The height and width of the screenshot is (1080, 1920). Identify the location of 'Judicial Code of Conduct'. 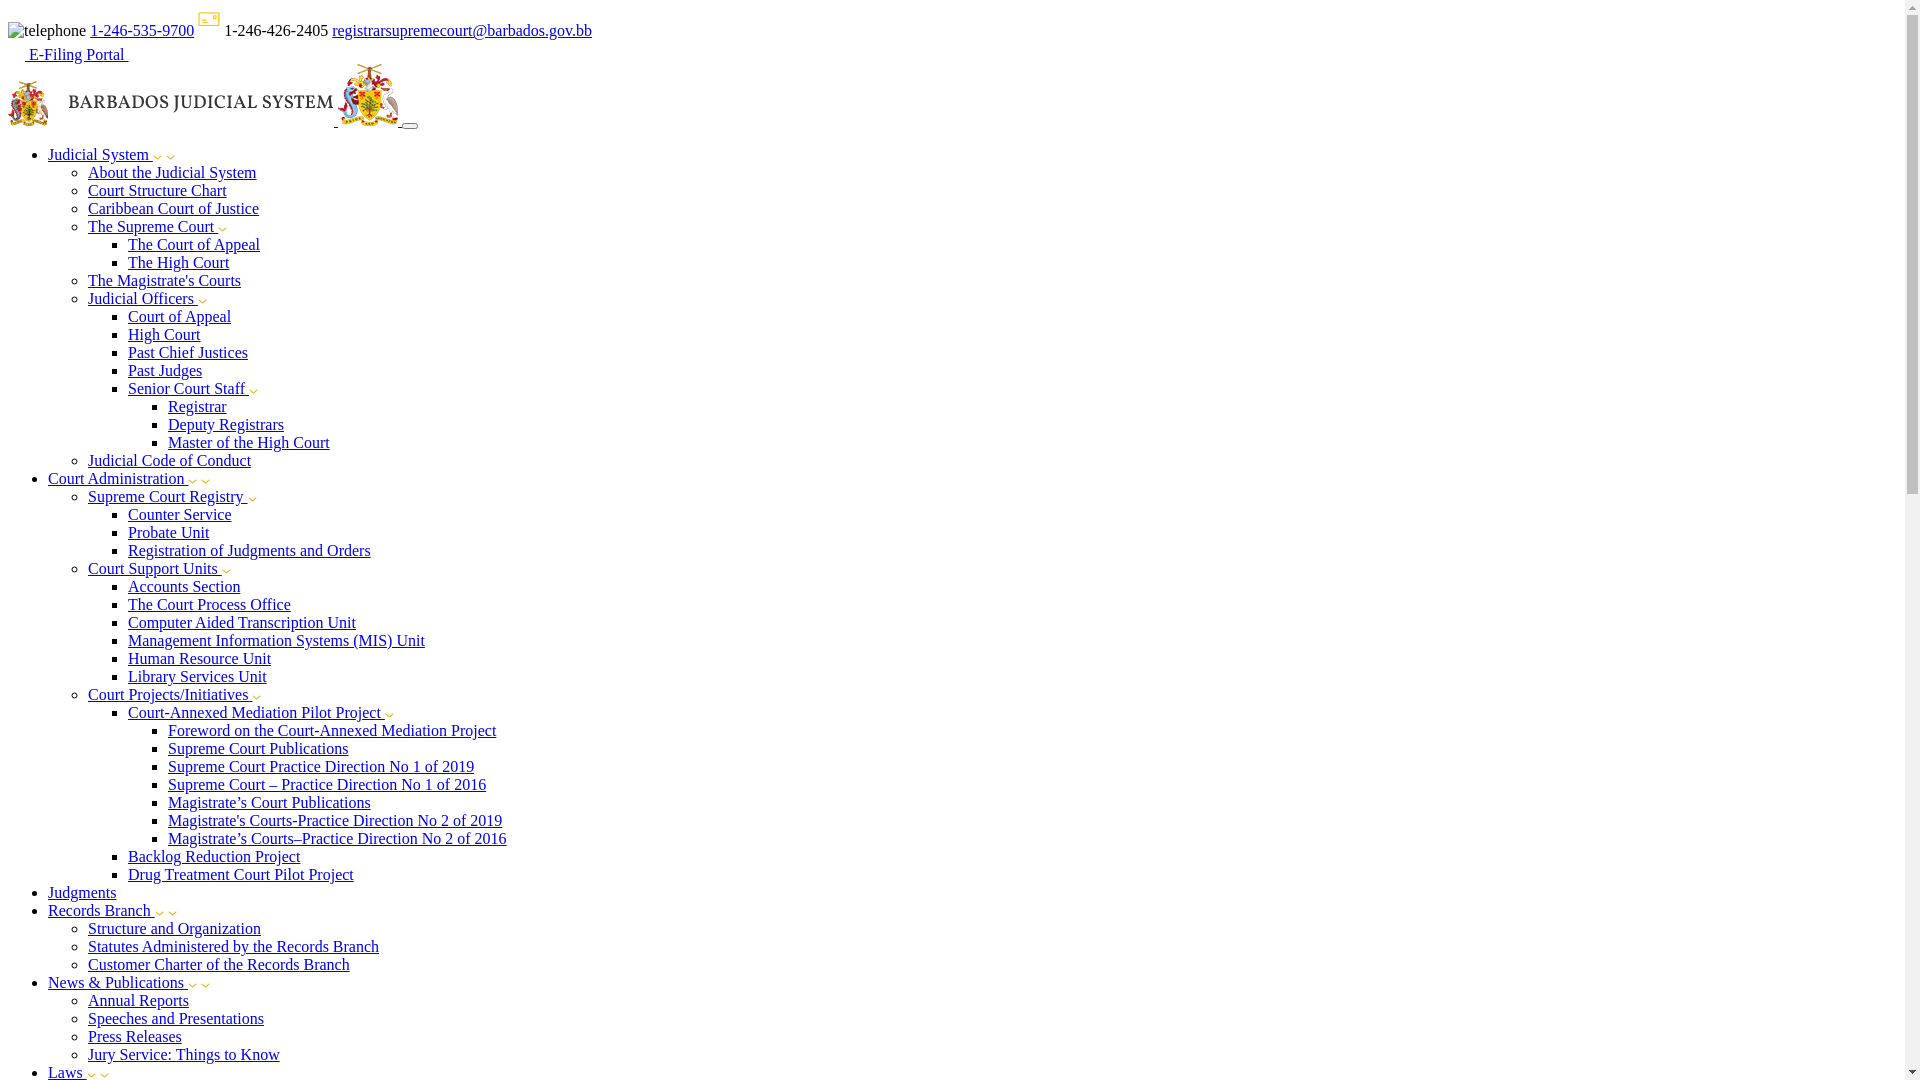
(86, 460).